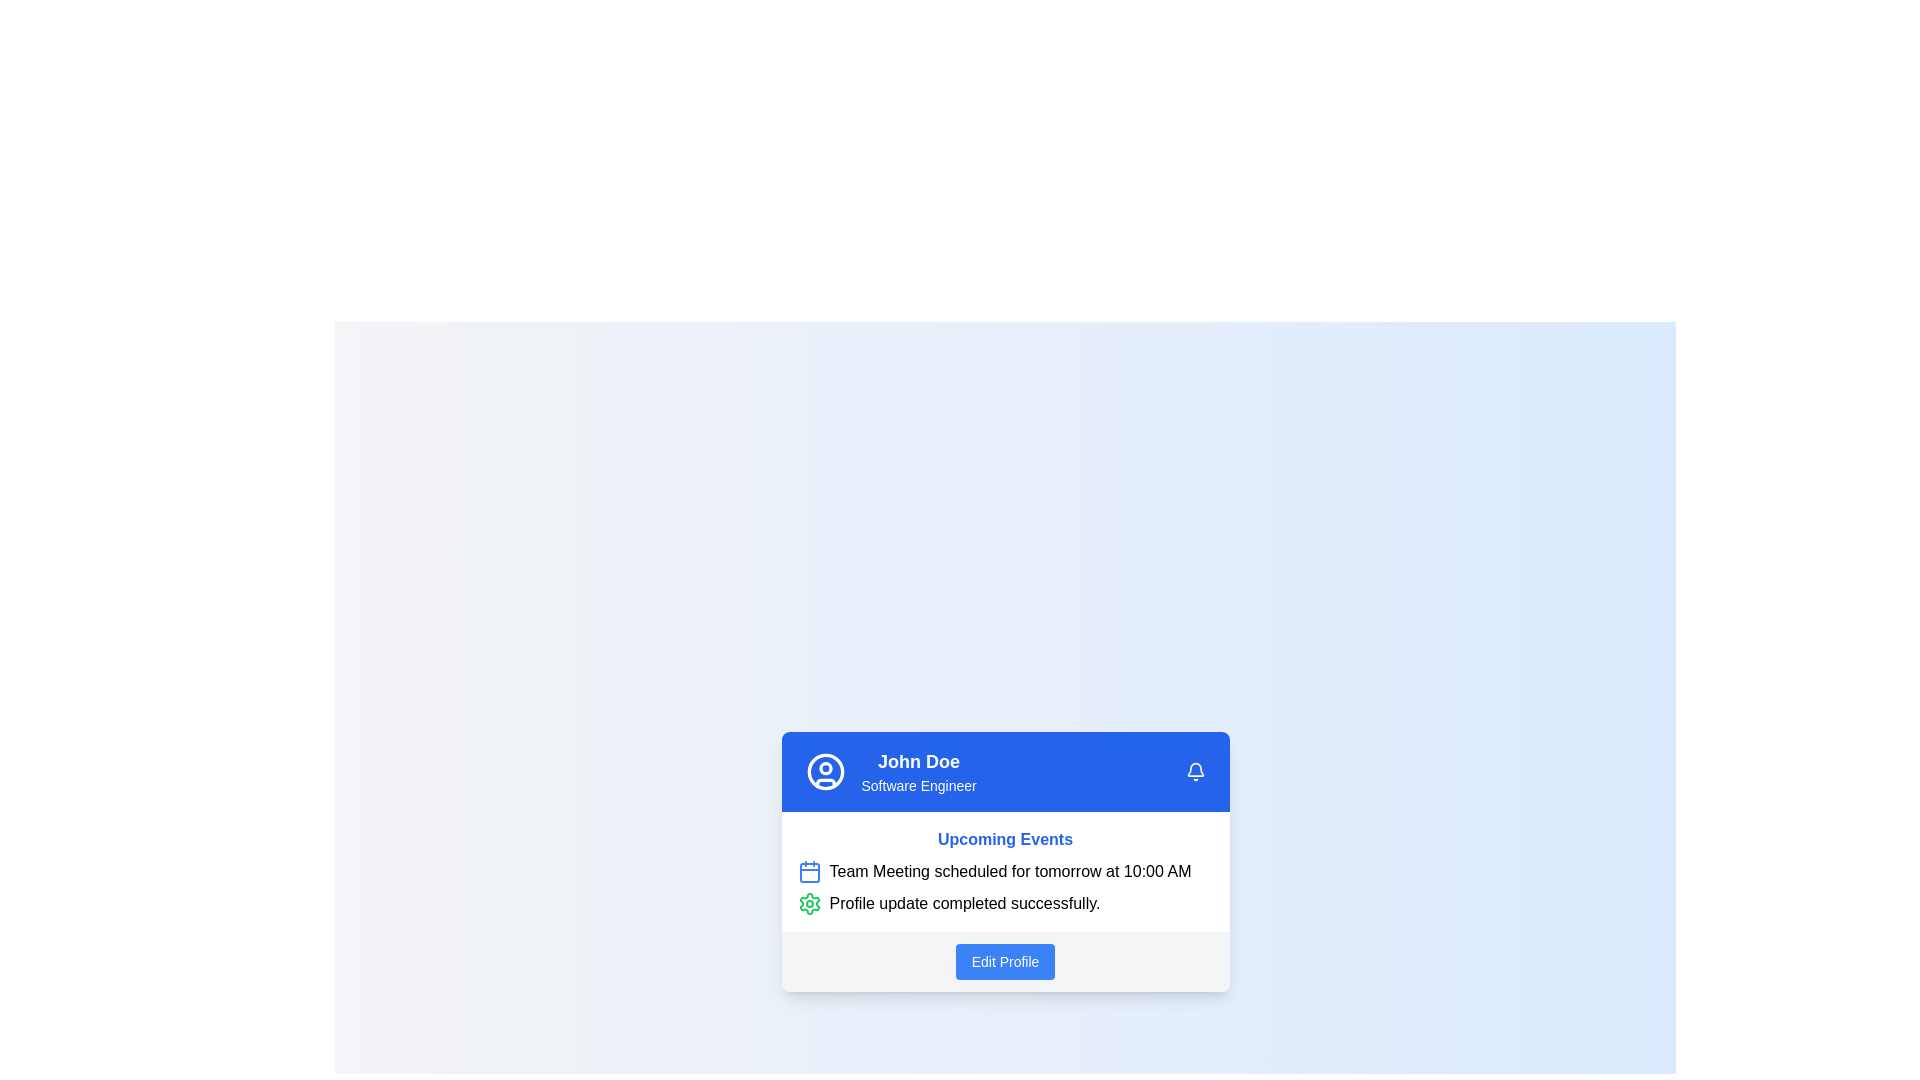 The image size is (1920, 1080). What do you see at coordinates (890, 770) in the screenshot?
I see `the Profile Card displaying the name 'John Doe' and title 'Software Engineer', located at the top-left corner of the blue background section` at bounding box center [890, 770].